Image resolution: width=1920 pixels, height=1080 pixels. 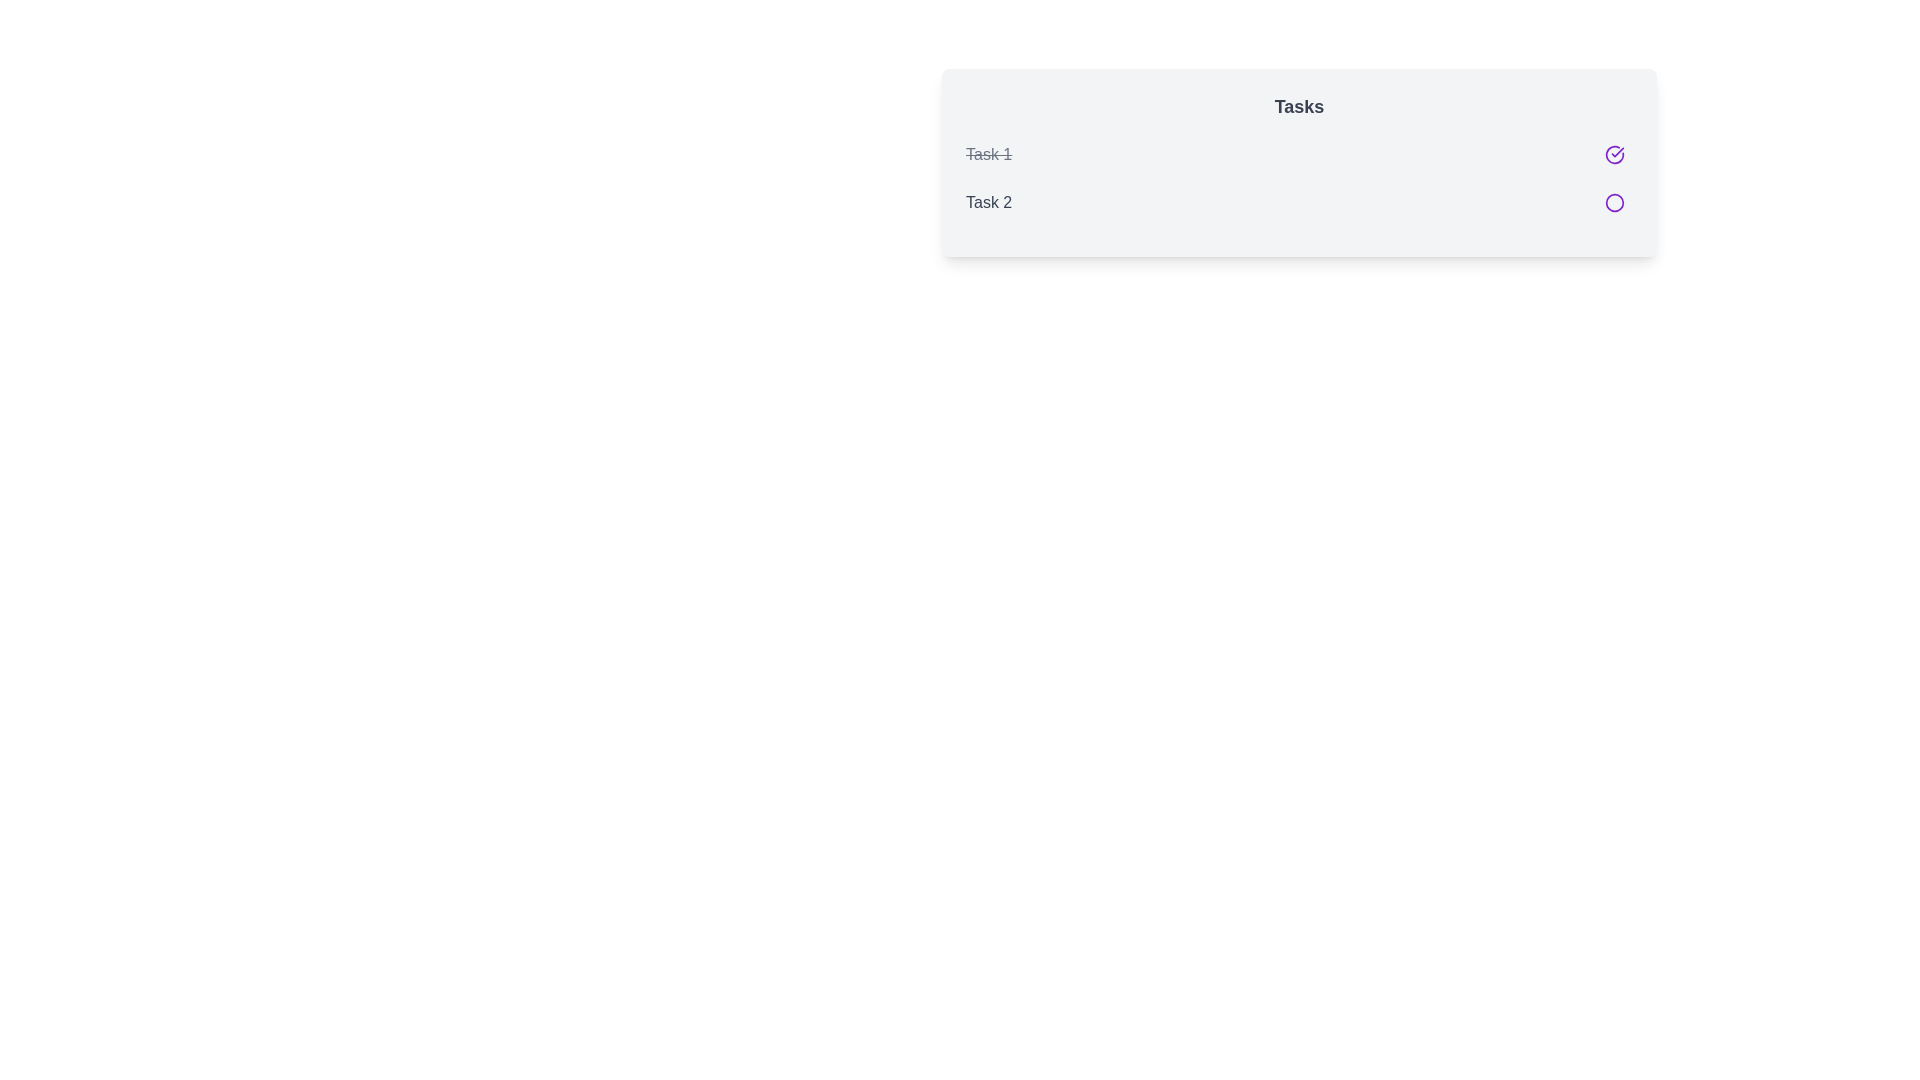 What do you see at coordinates (1299, 153) in the screenshot?
I see `the circular check button in the task entry for 'Task 1' to mark the task as complete` at bounding box center [1299, 153].